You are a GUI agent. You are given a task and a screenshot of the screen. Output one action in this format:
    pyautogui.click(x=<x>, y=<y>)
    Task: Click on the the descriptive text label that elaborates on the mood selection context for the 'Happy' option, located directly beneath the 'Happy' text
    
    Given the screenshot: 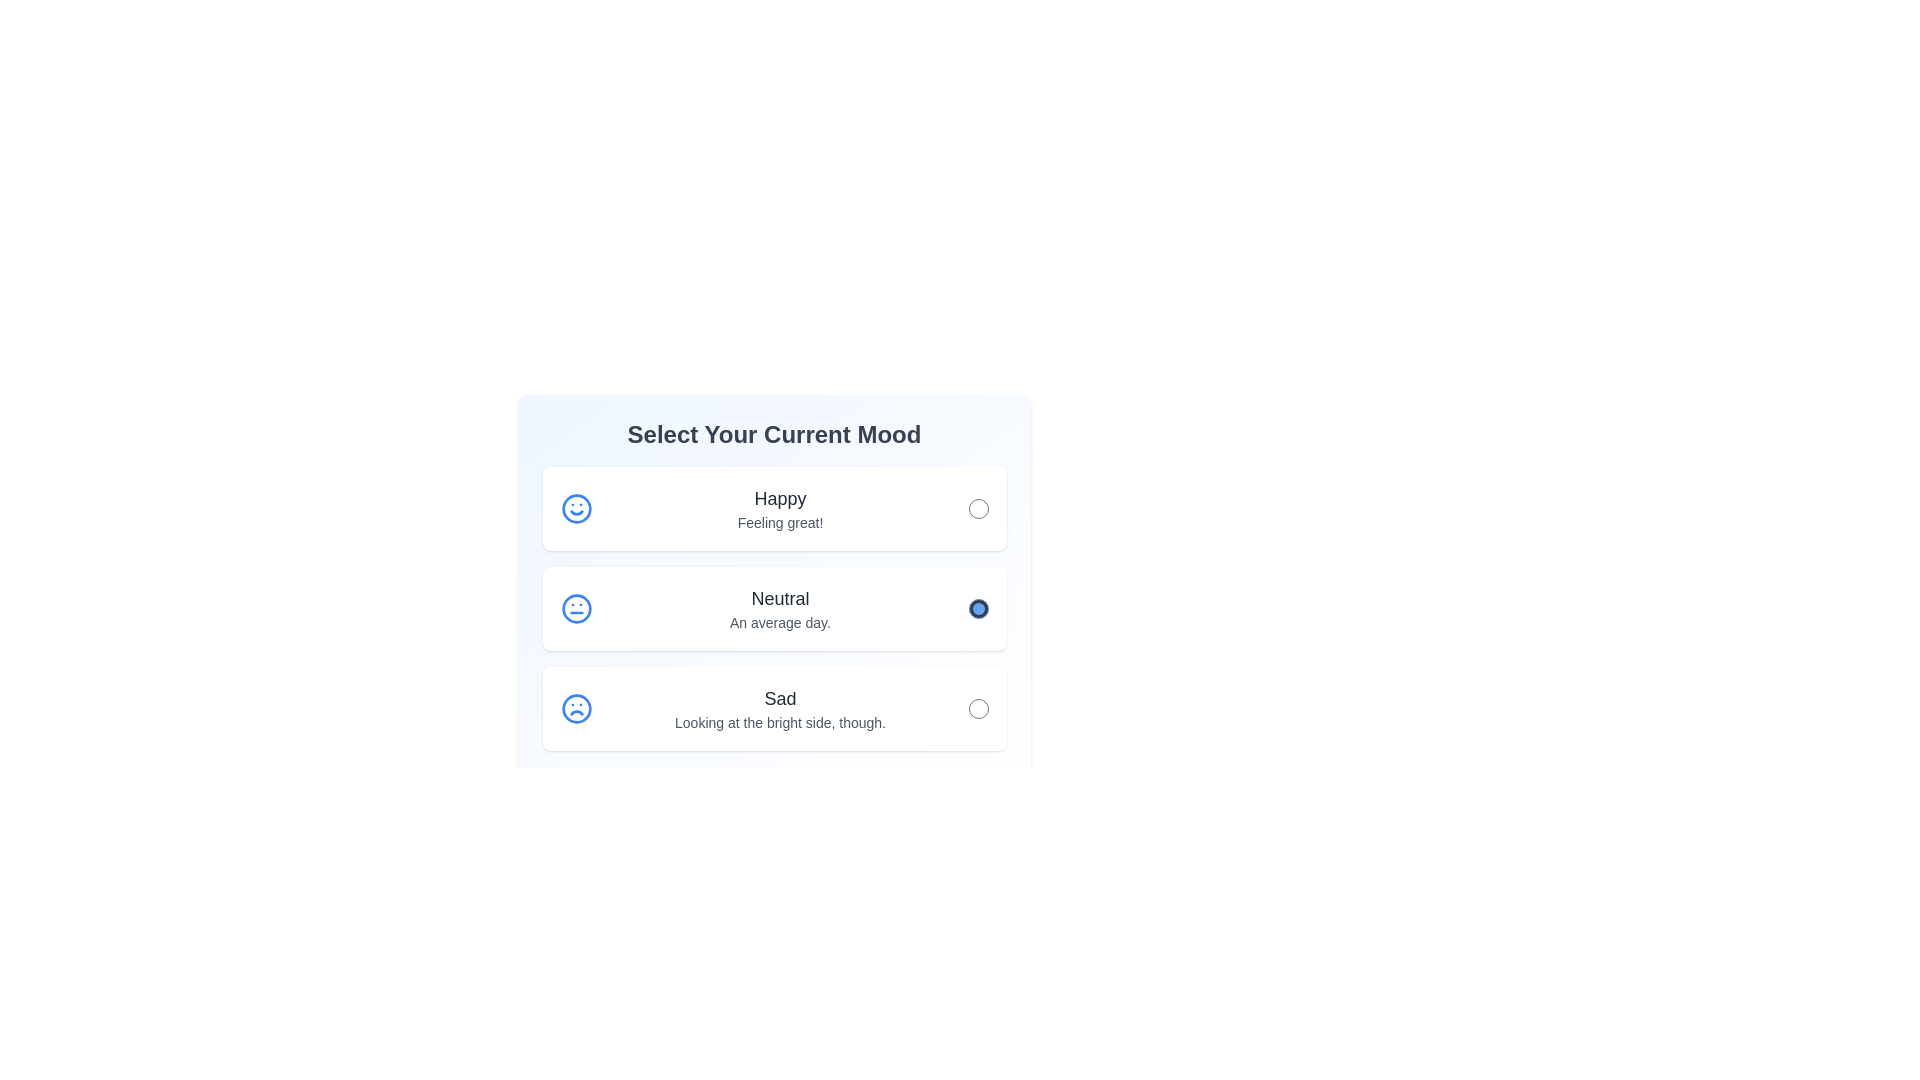 What is the action you would take?
    pyautogui.click(x=779, y=522)
    